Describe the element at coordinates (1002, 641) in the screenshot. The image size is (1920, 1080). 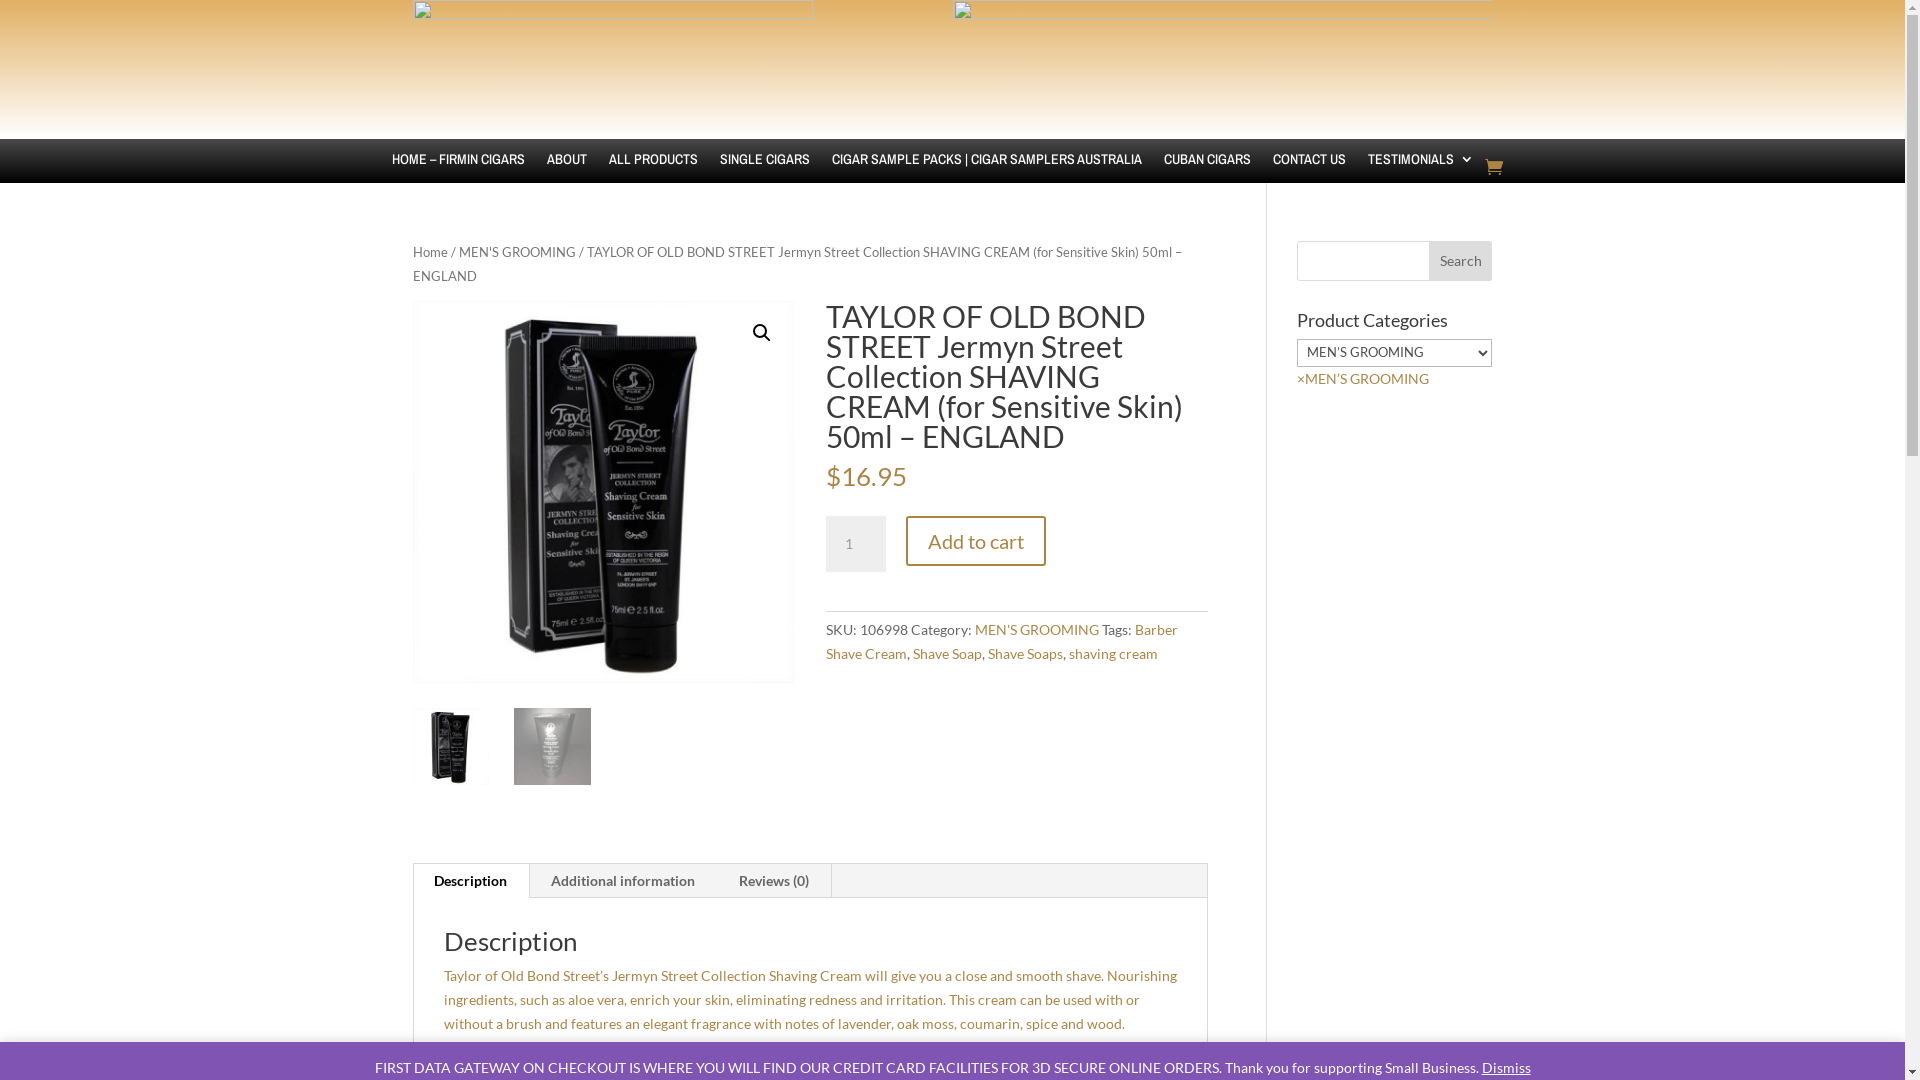
I see `'Barber Shave Cream'` at that location.